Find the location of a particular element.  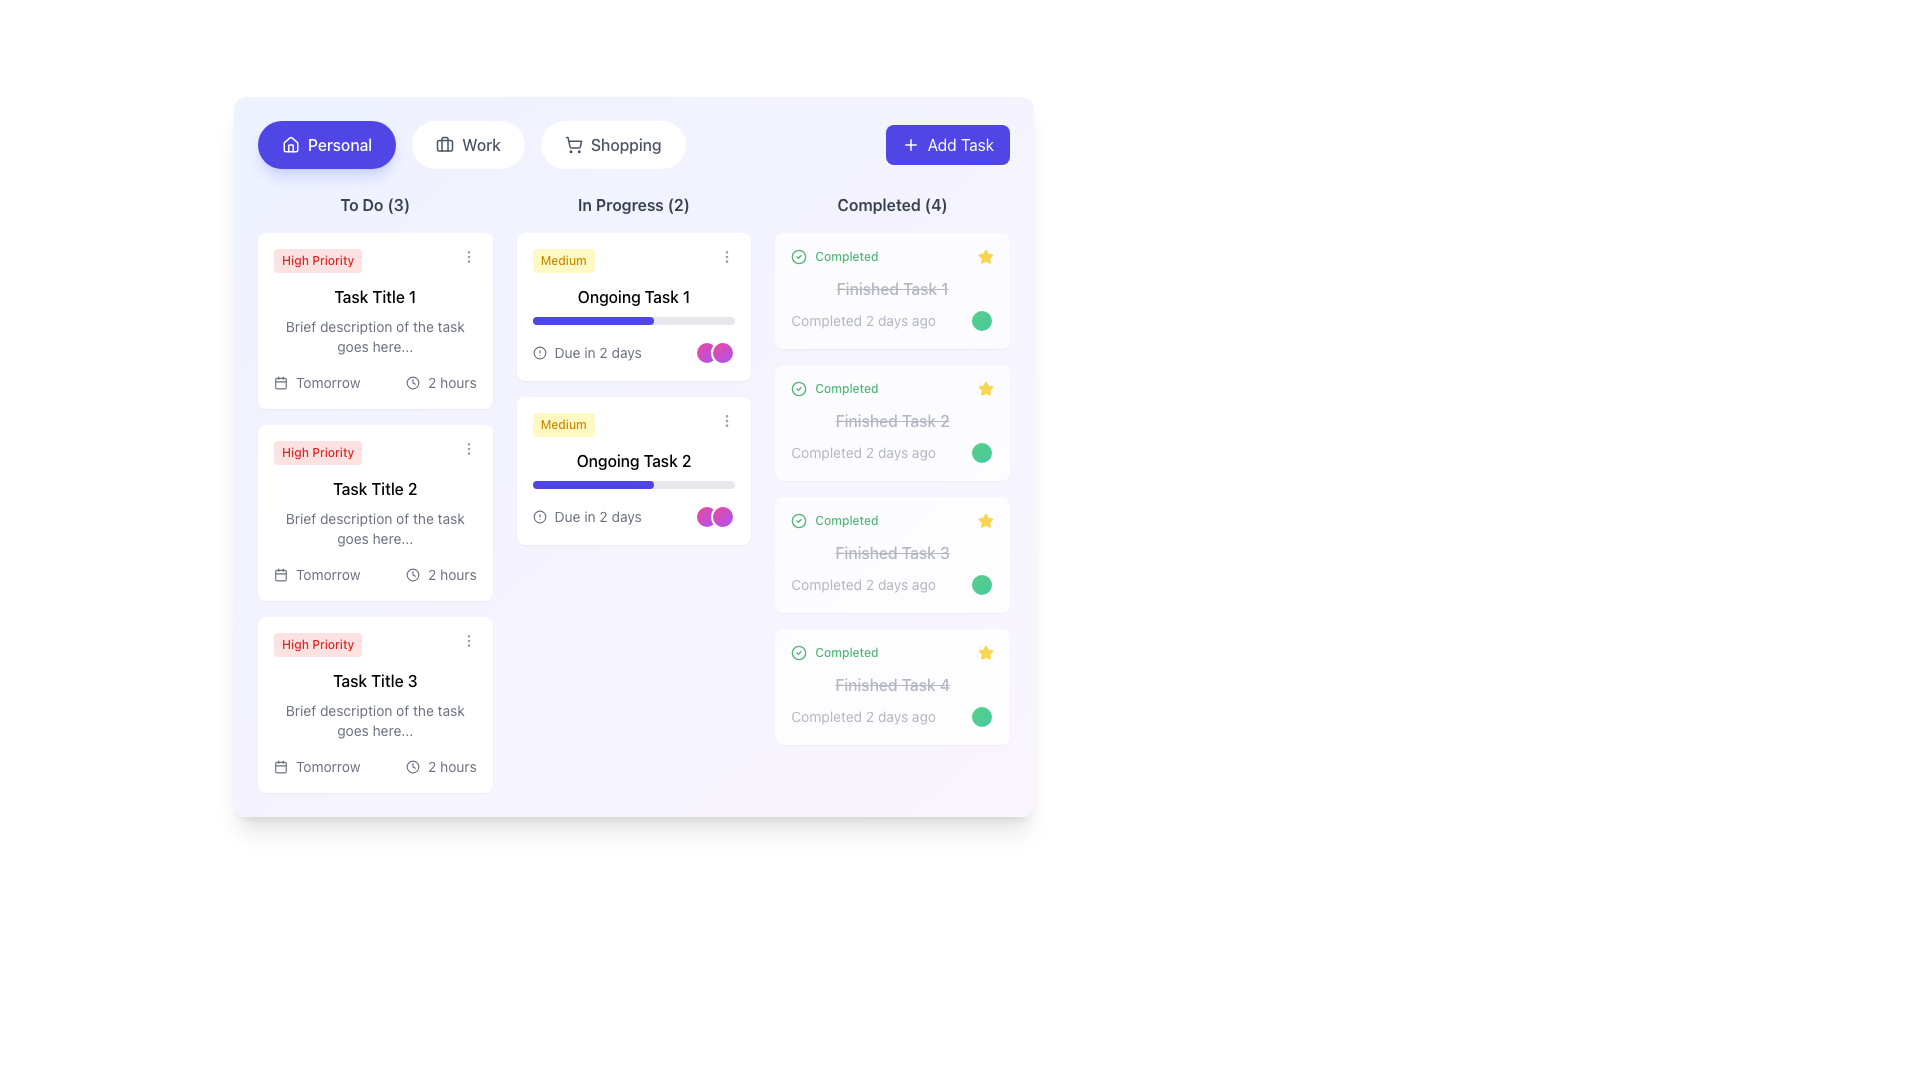

the SVG circle element that is part of the icon in the 'Ongoing Task 2' section under 'Medium' priority in the 'In Progress' column is located at coordinates (539, 515).